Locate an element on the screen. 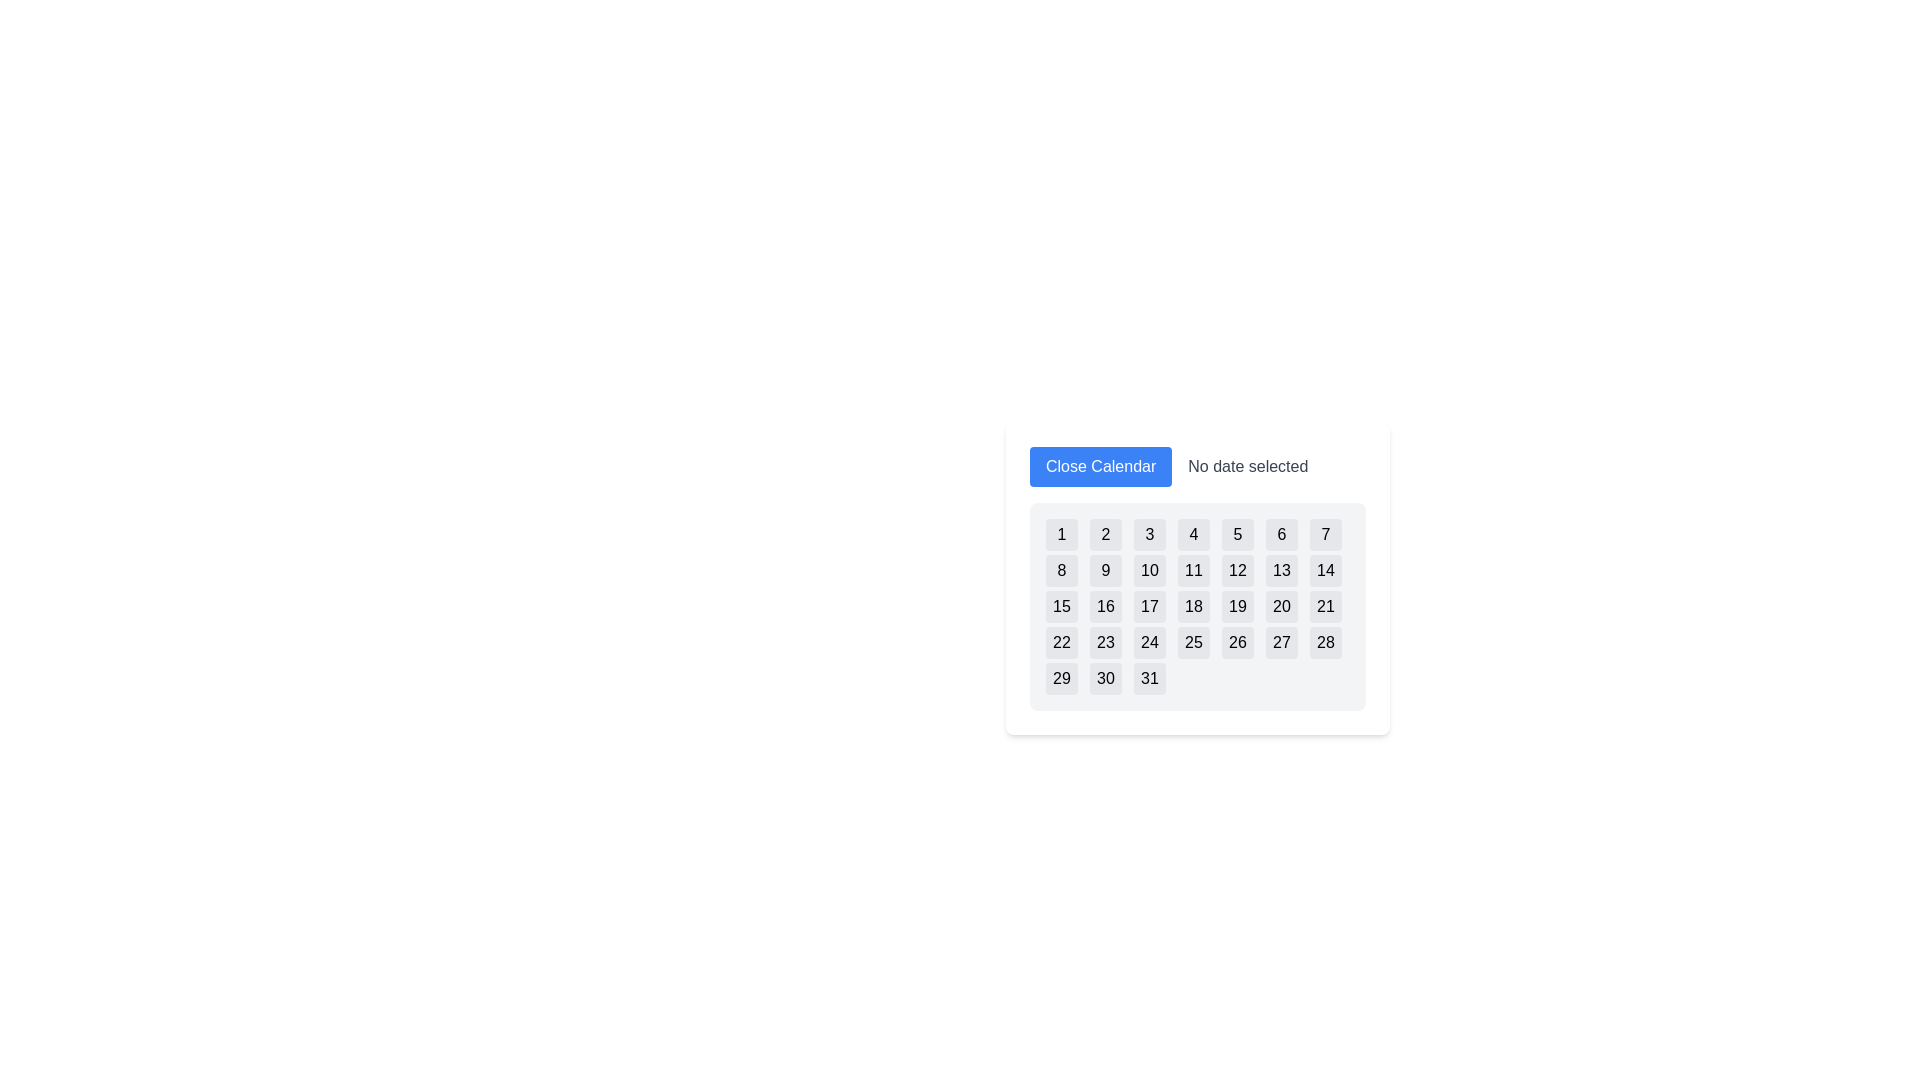  the square-shaped button with rounded corners and the number '22' in bold black text is located at coordinates (1060, 643).